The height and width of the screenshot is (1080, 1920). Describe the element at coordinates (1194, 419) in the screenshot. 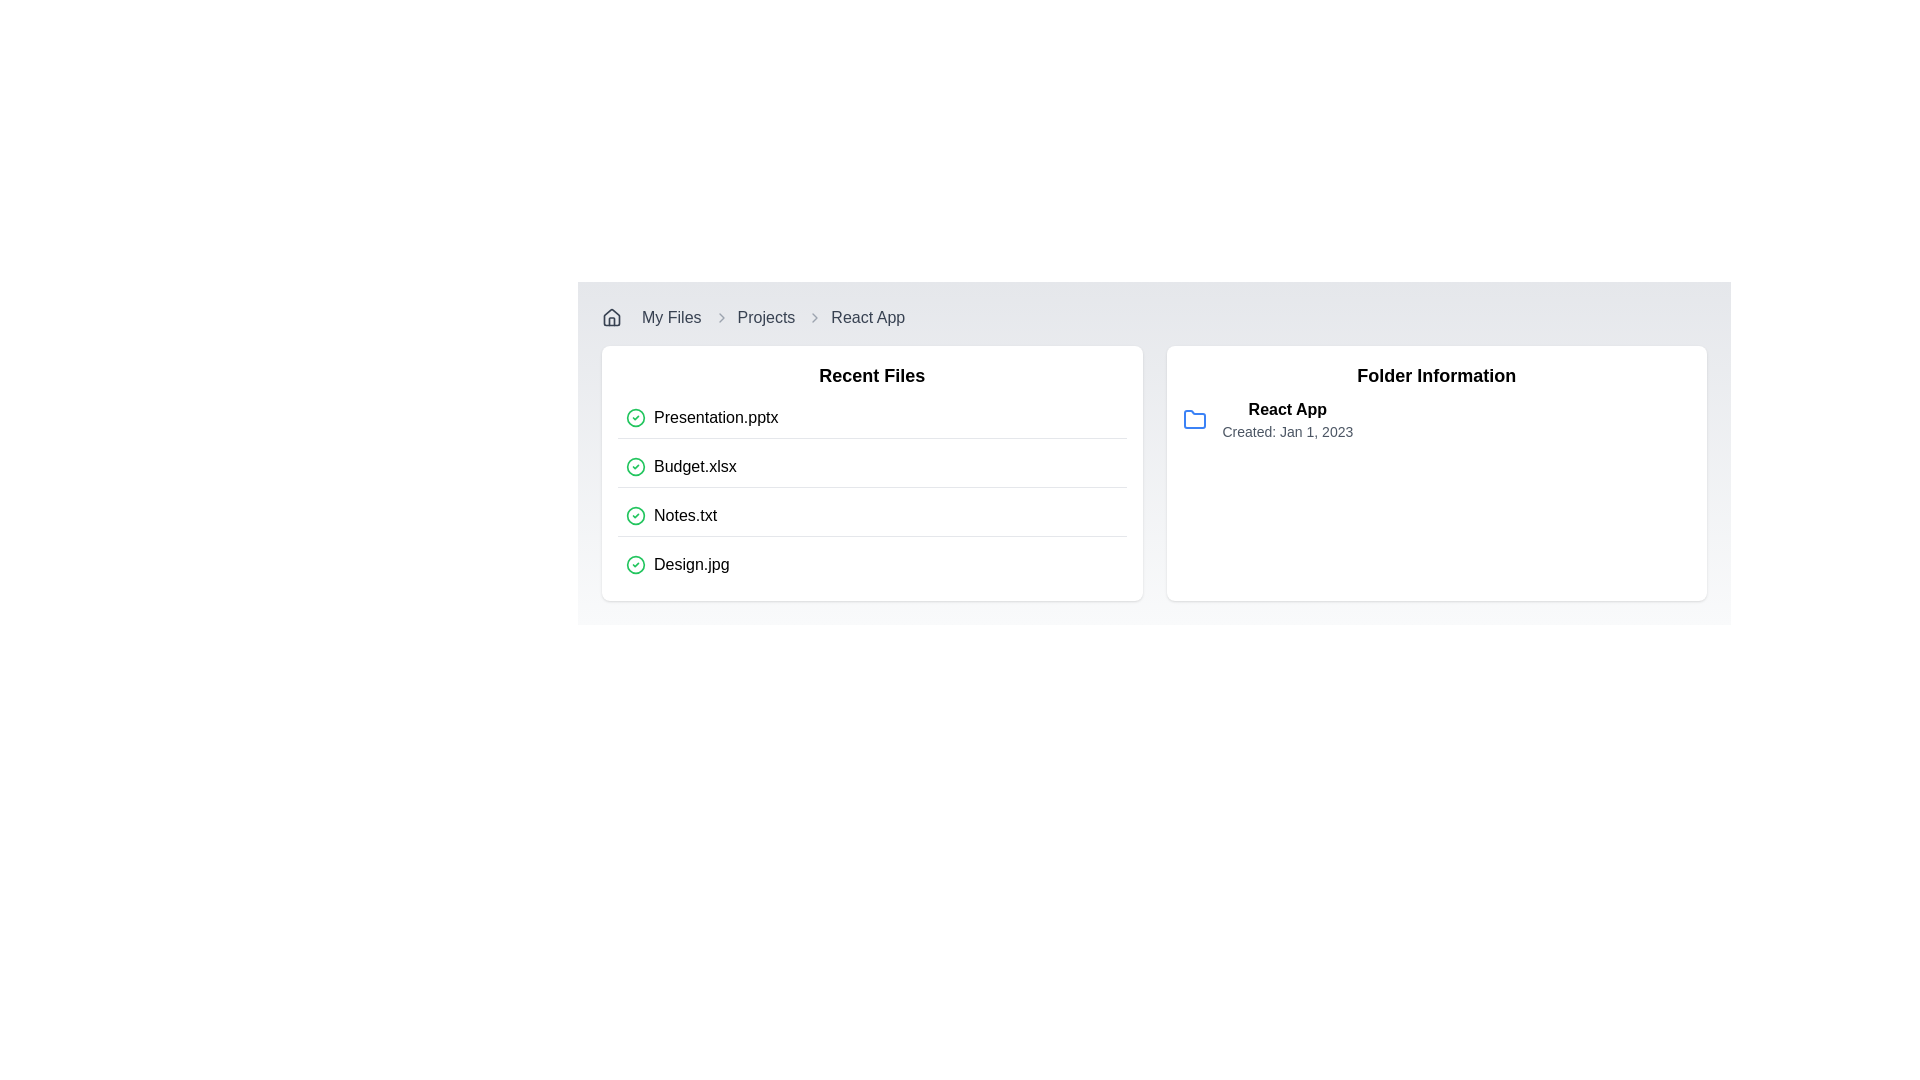

I see `the blue folder icon located at the far left of the 'Folder Information' section, which precedes the text 'React App Created: Jan 1, 2023.'` at that location.